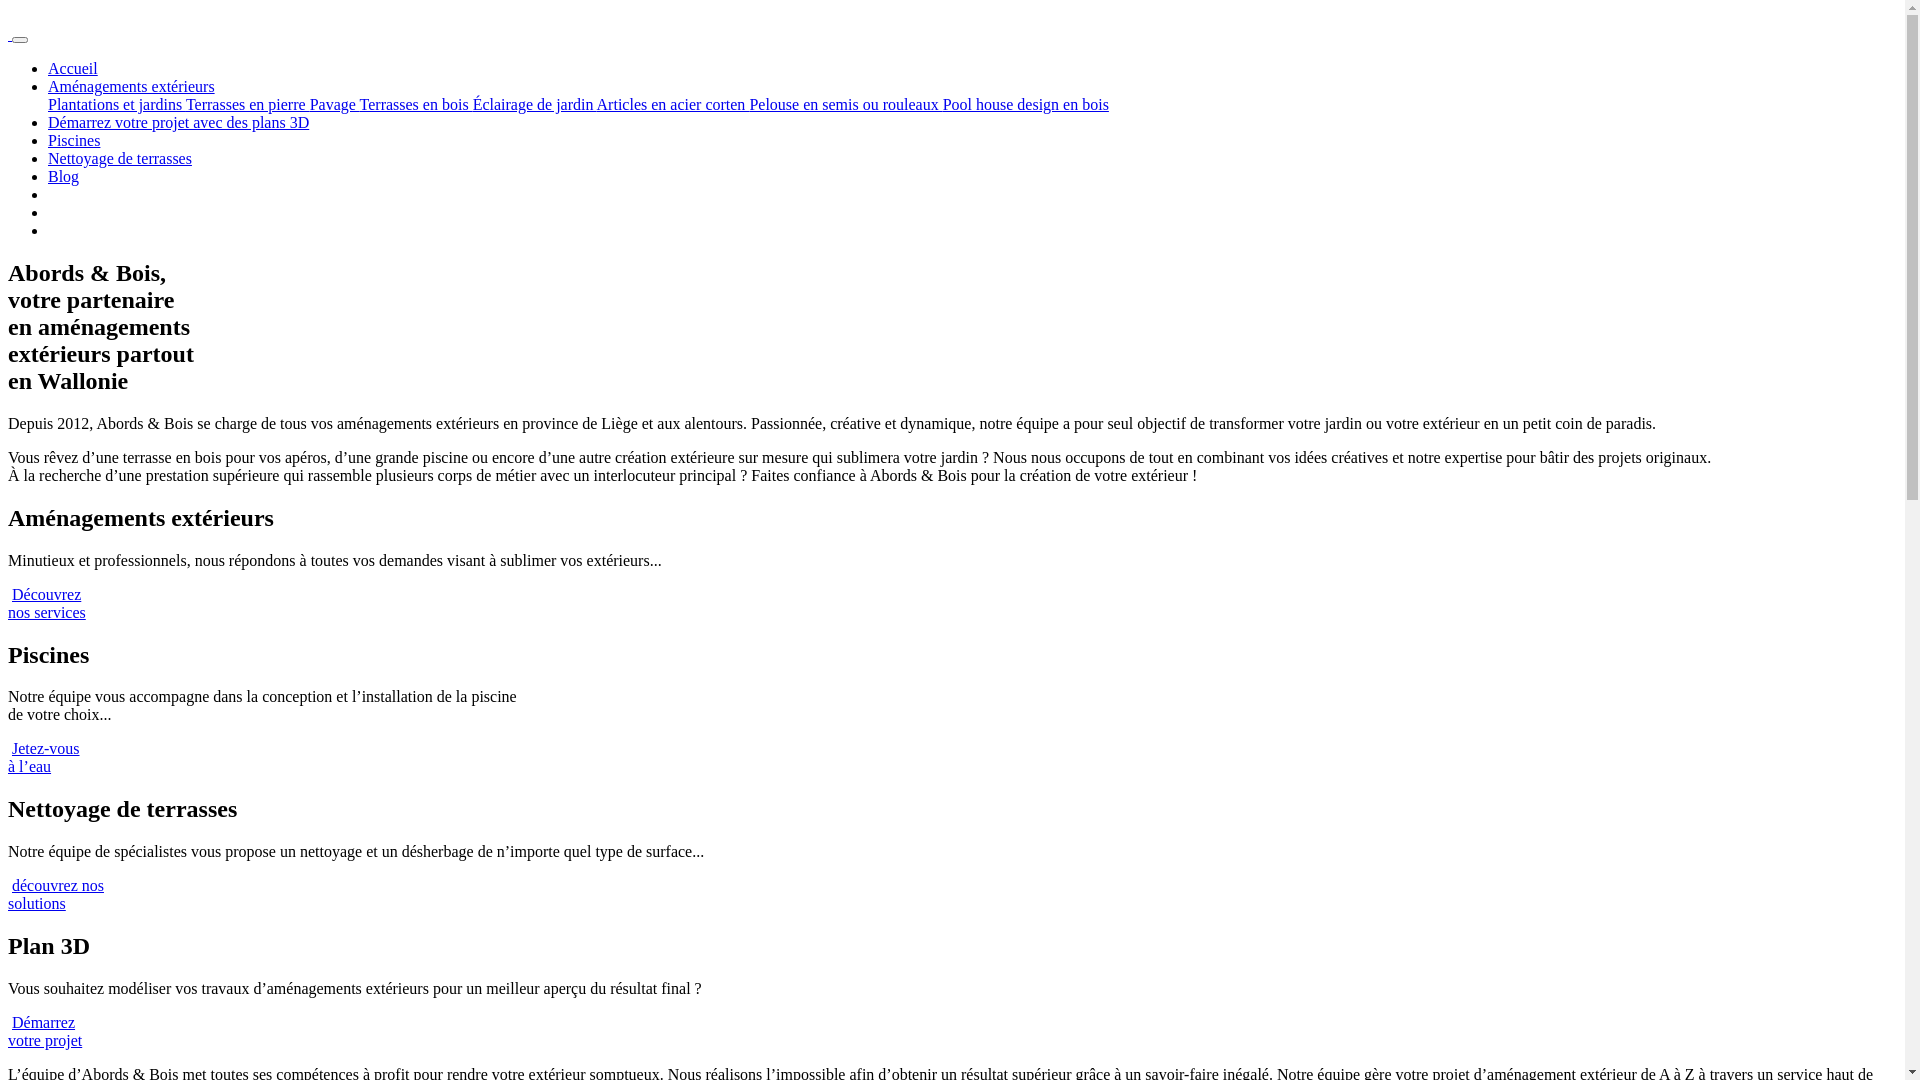 The width and height of the screenshot is (1920, 1080). What do you see at coordinates (72, 67) in the screenshot?
I see `'Accueil'` at bounding box center [72, 67].